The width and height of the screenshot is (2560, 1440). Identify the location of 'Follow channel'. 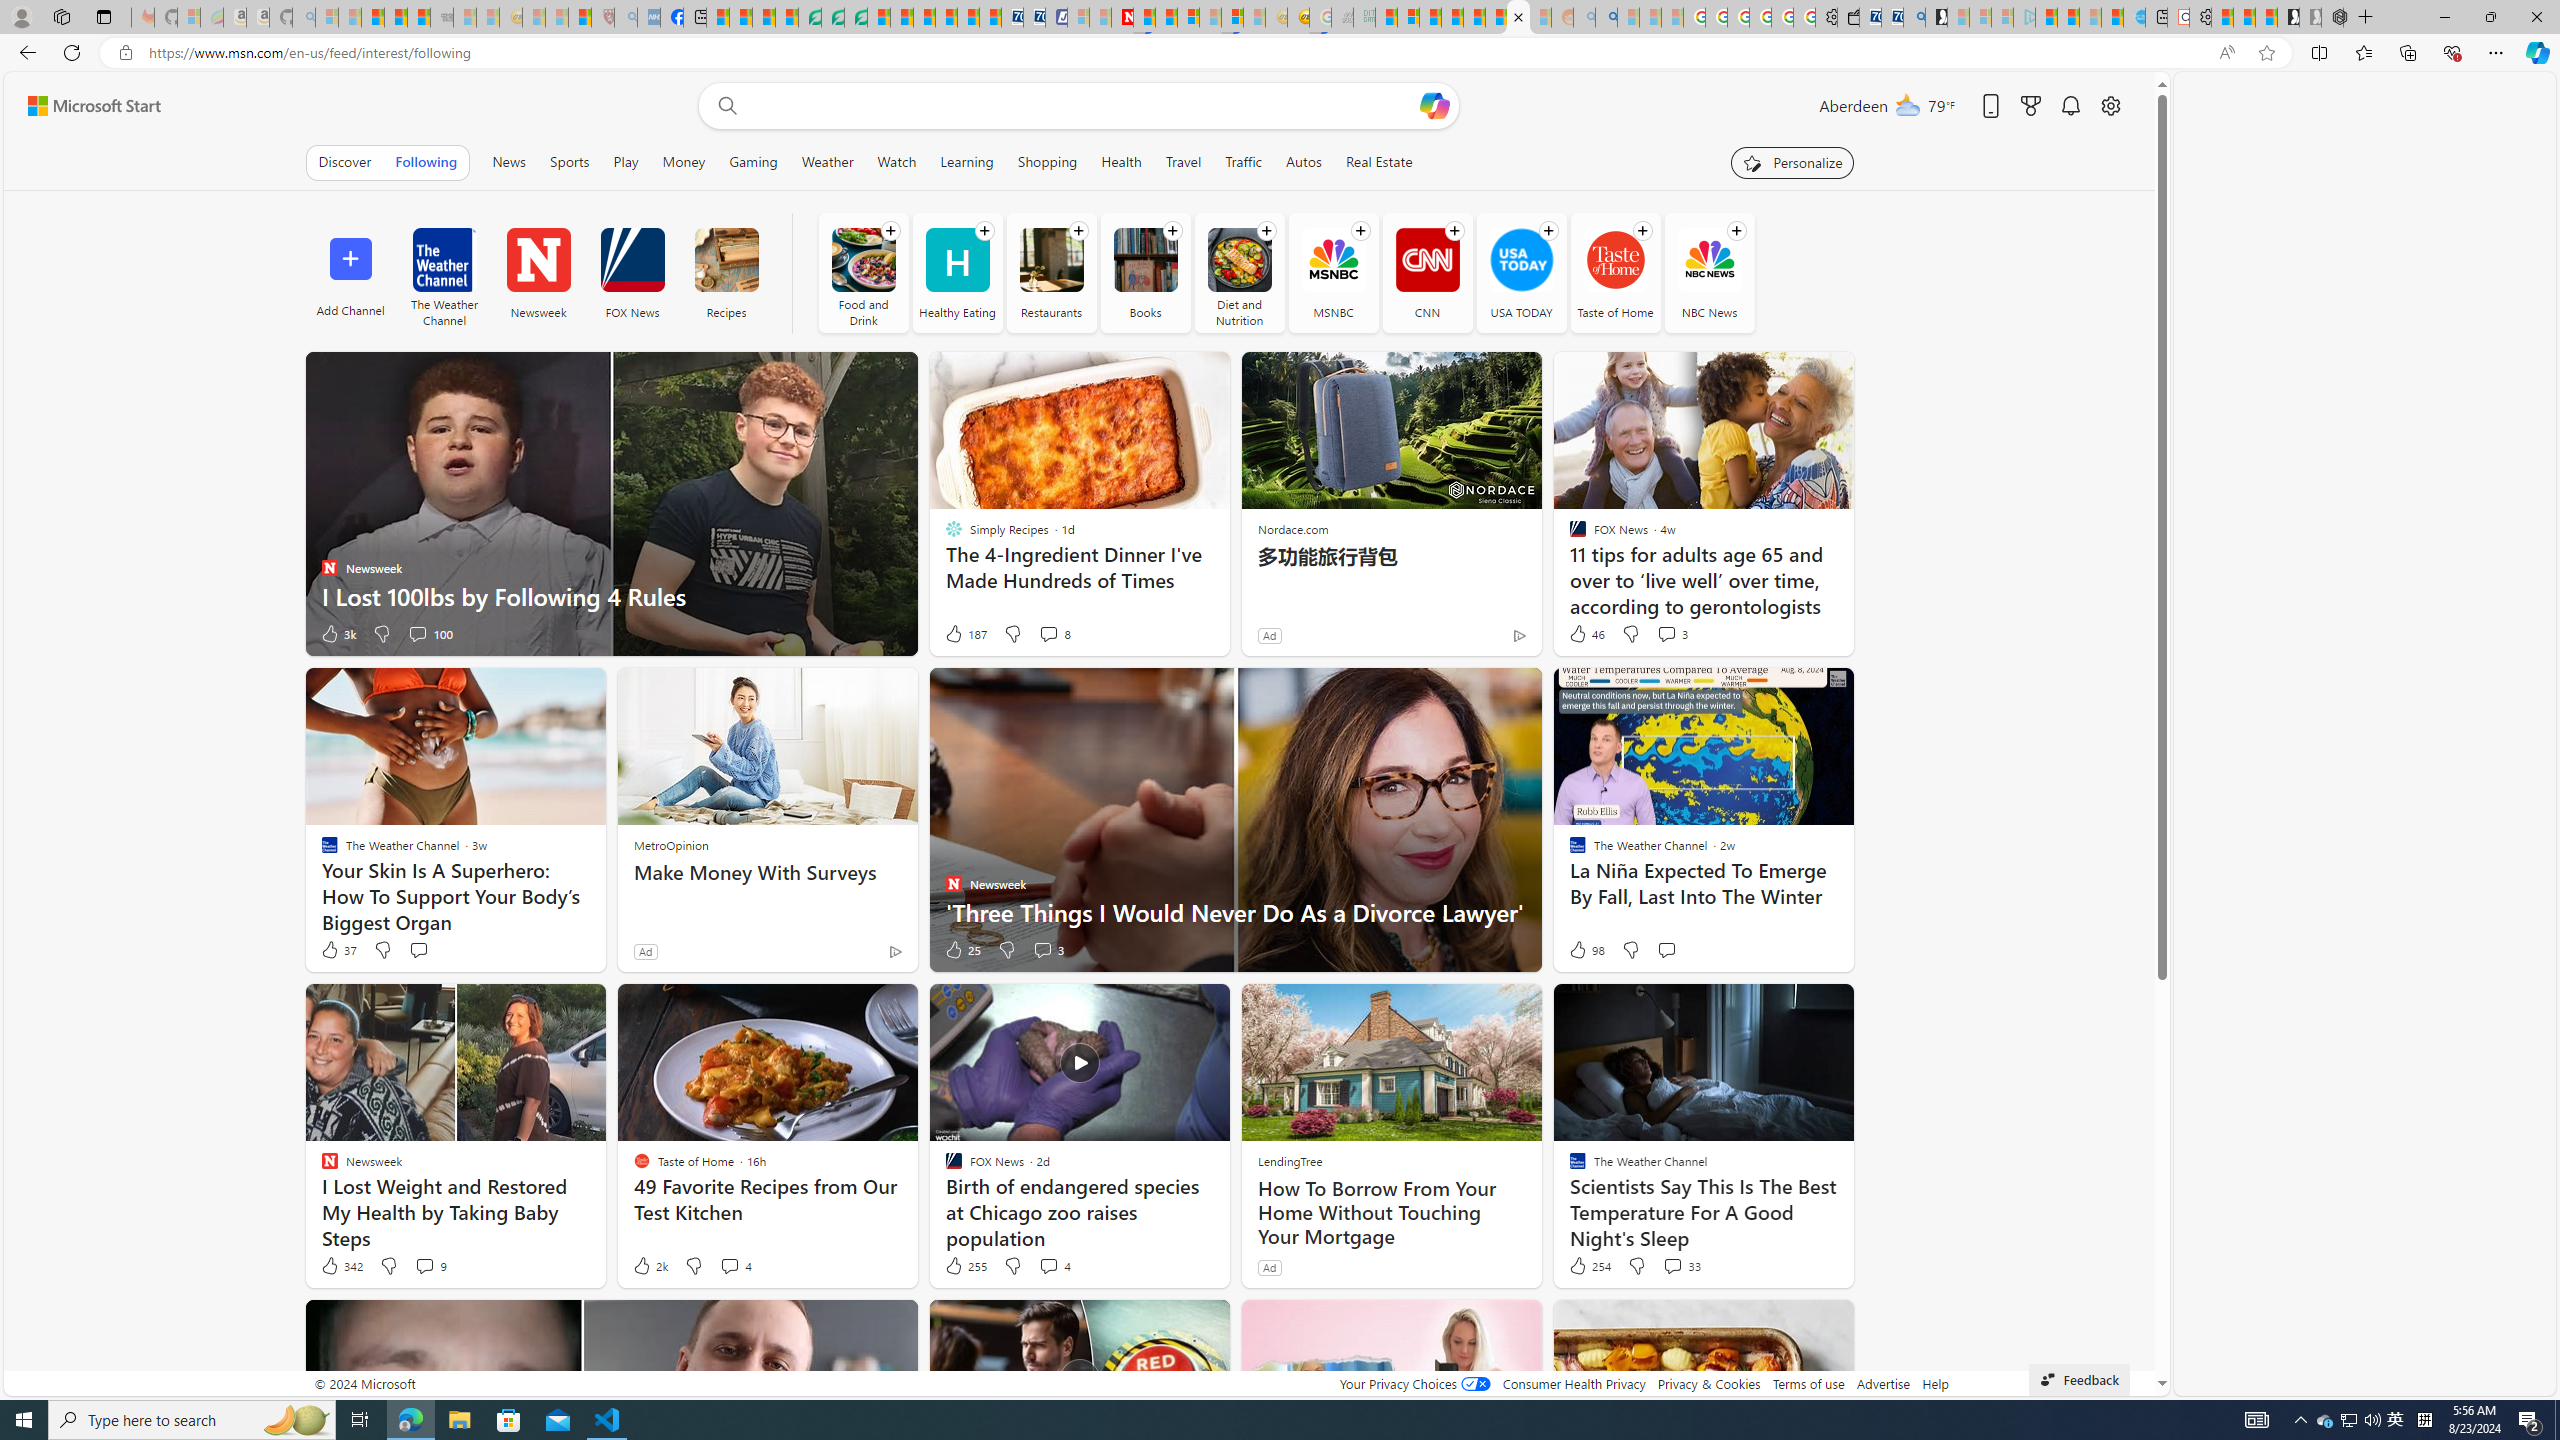
(1734, 229).